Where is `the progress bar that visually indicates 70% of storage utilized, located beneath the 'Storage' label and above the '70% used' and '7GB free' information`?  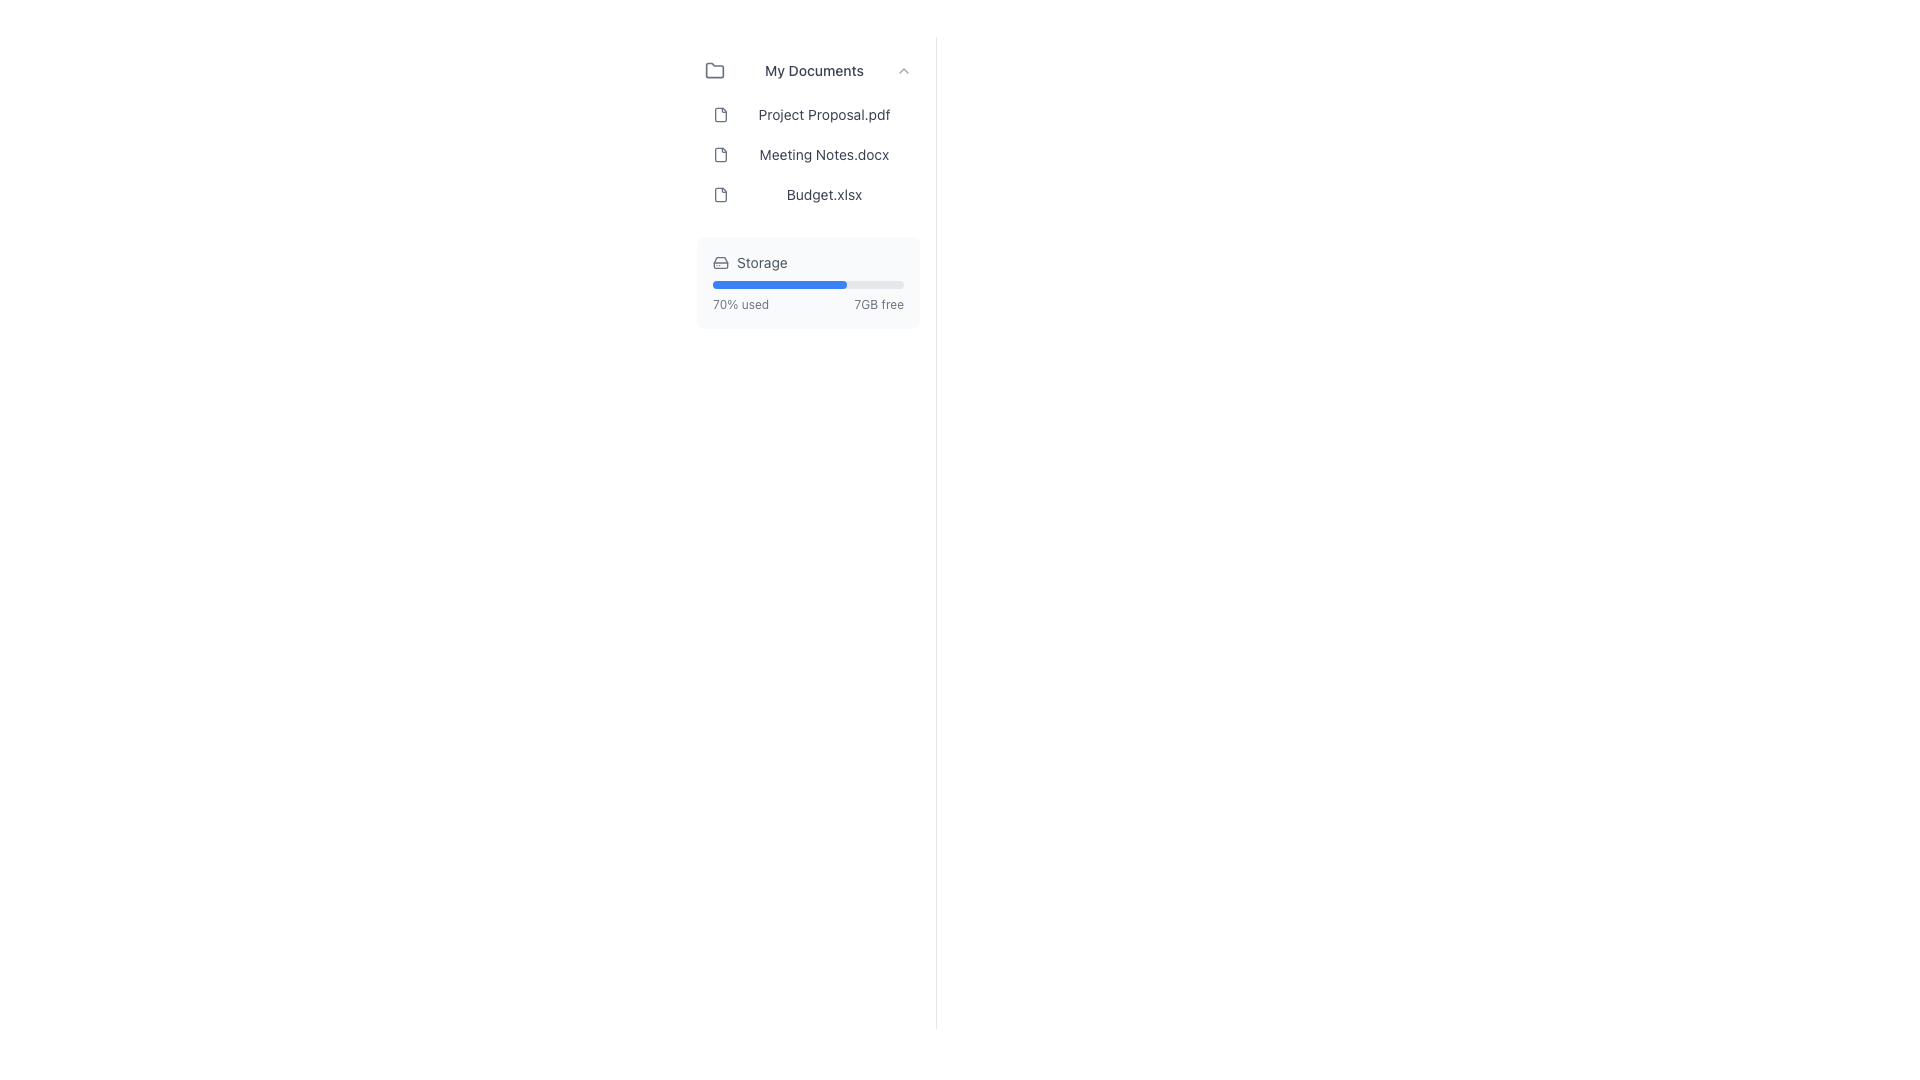 the progress bar that visually indicates 70% of storage utilized, located beneath the 'Storage' label and above the '70% used' and '7GB free' information is located at coordinates (808, 285).